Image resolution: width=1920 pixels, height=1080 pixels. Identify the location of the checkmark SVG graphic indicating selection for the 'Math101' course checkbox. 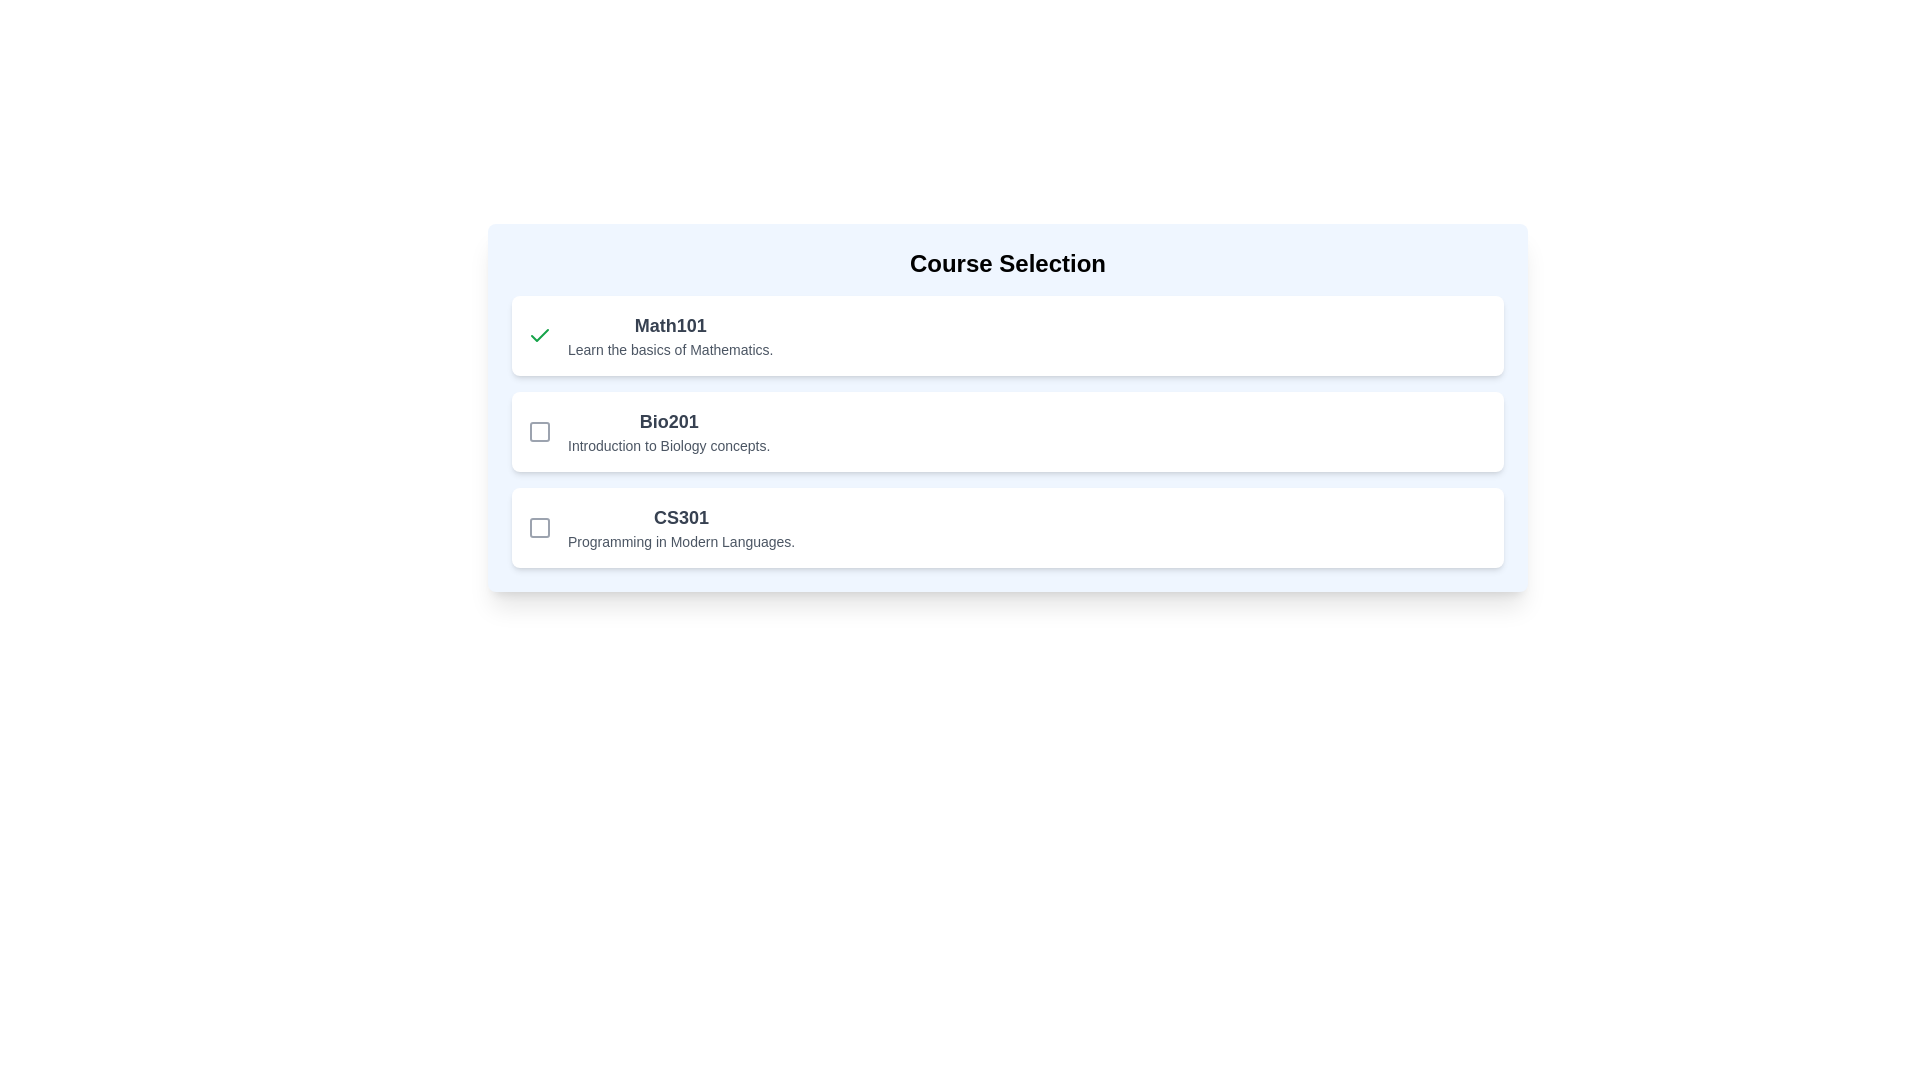
(539, 334).